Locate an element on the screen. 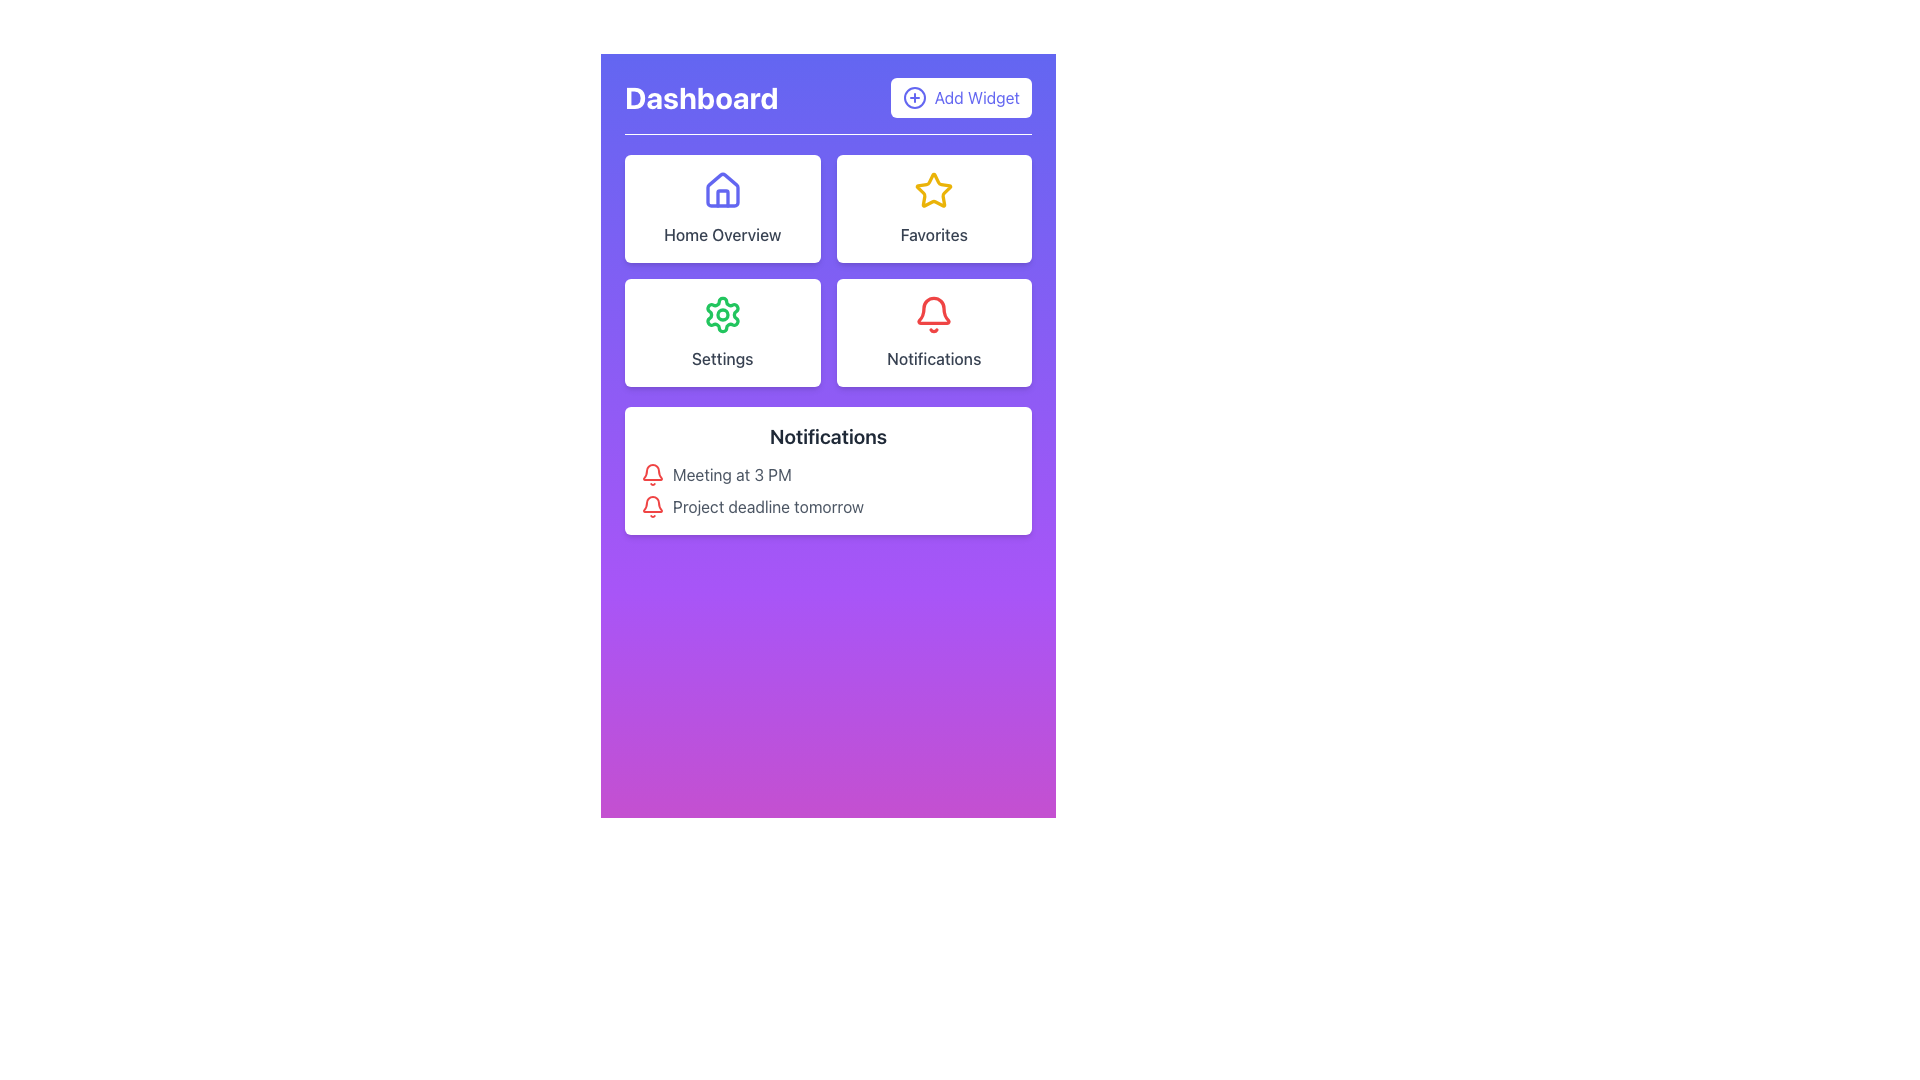 The height and width of the screenshot is (1080, 1920). the star icon located in the top right corner of the main grid within the 'Favorites' section is located at coordinates (933, 190).